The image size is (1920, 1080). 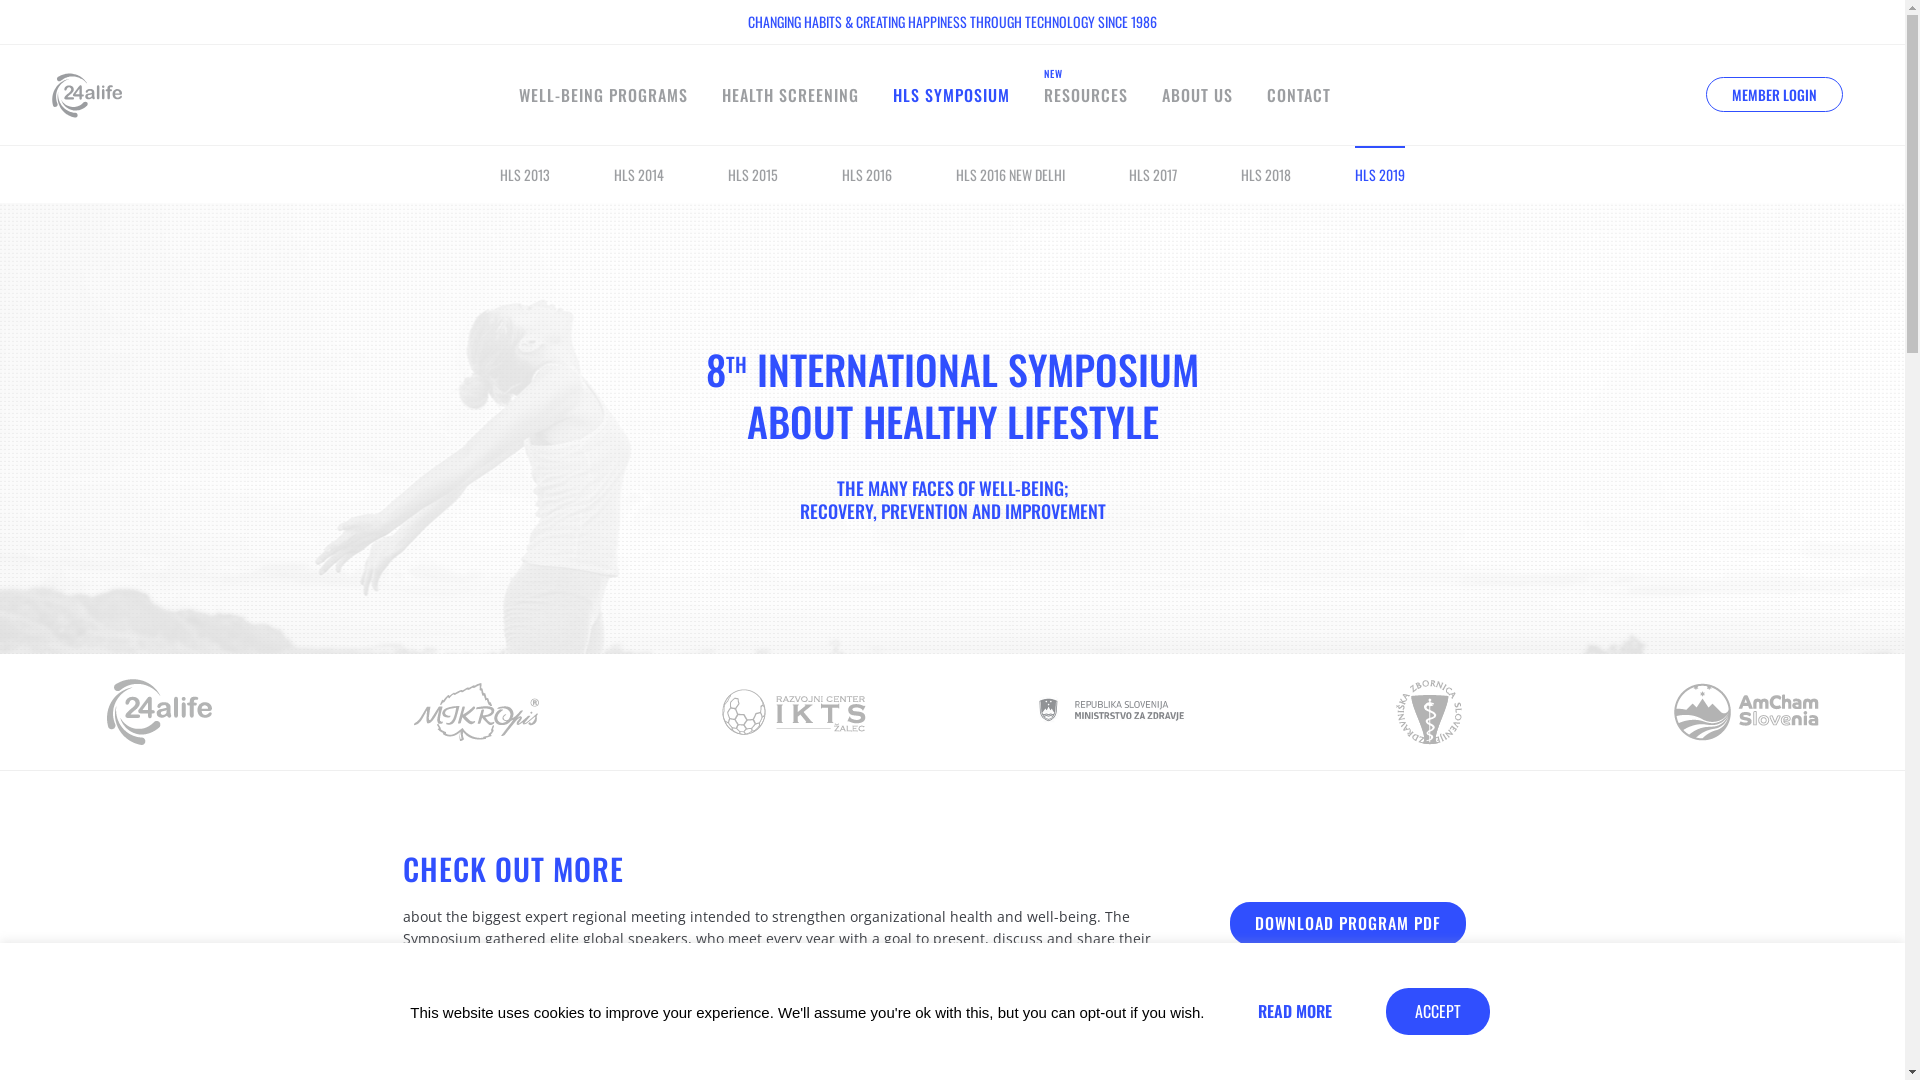 I want to click on 'HEALTH SCREENING', so click(x=789, y=95).